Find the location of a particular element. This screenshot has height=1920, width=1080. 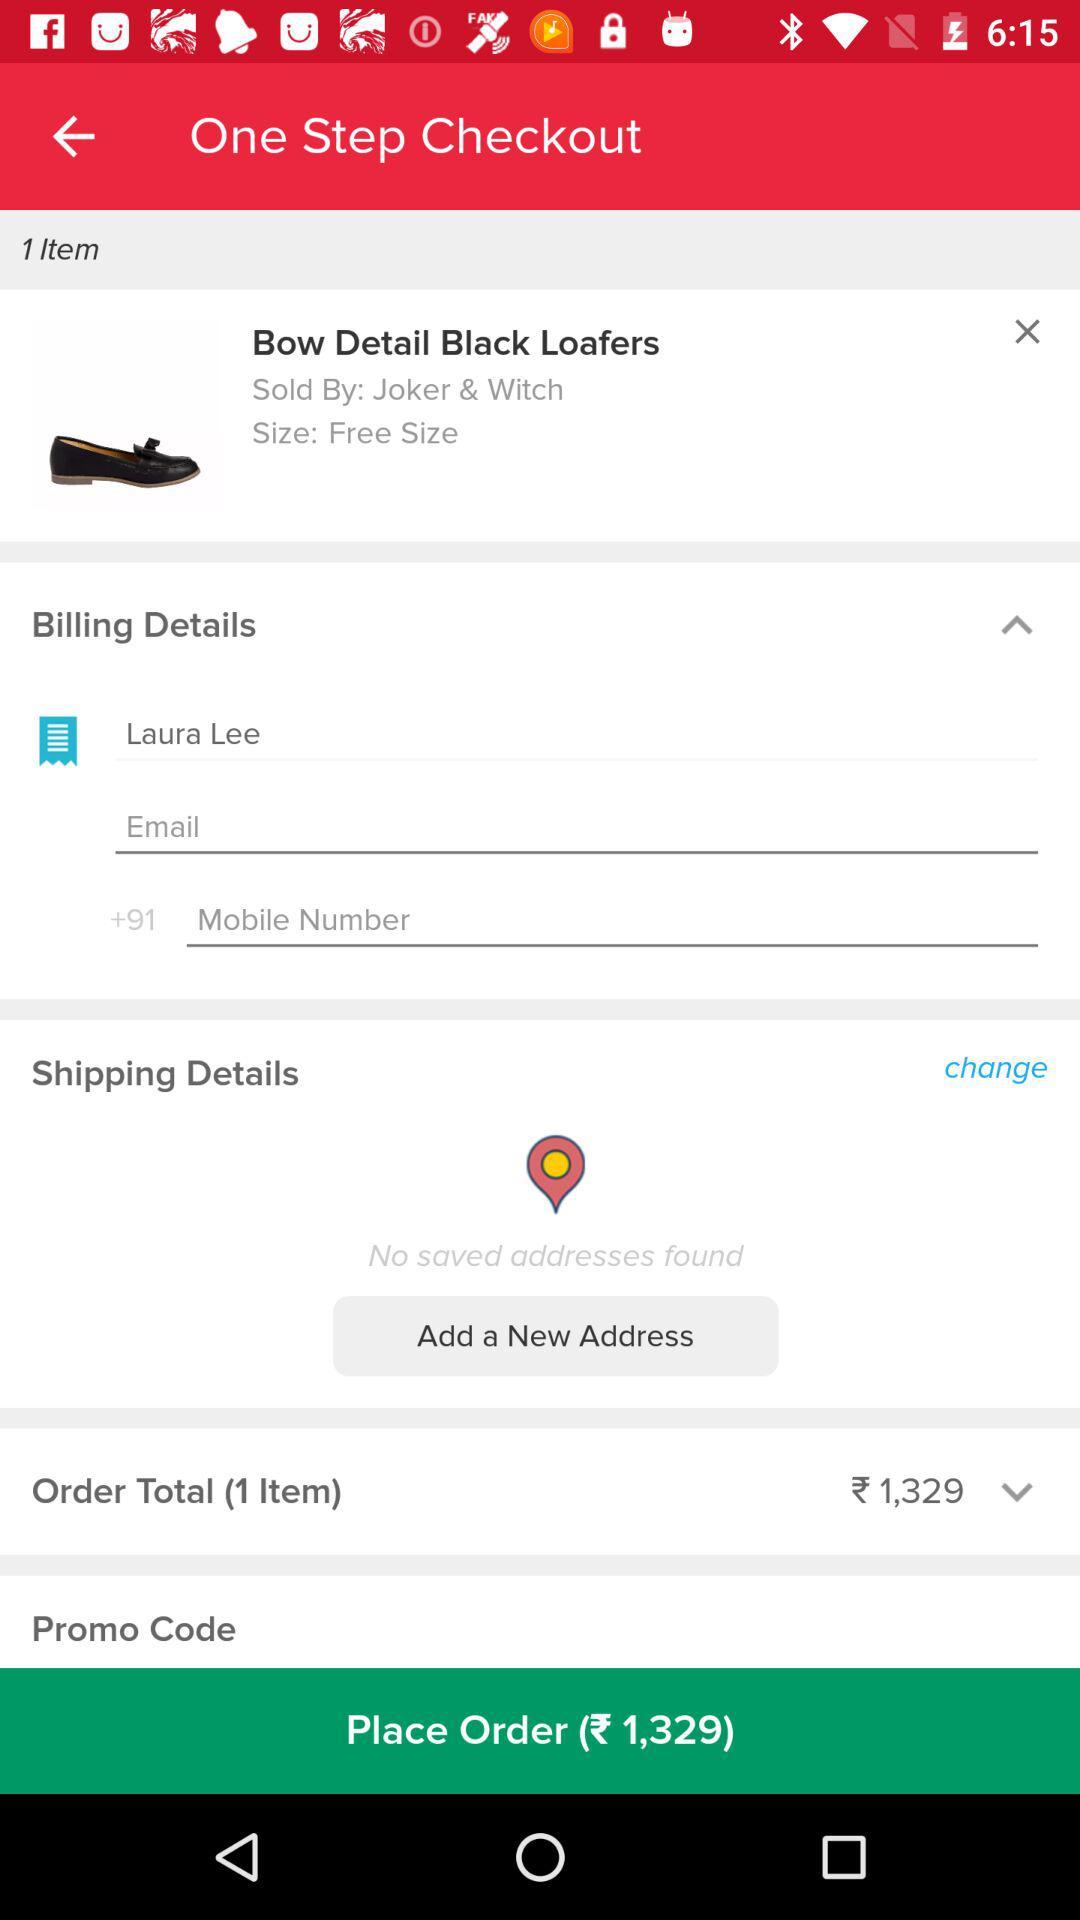

the add a new icon is located at coordinates (555, 1336).